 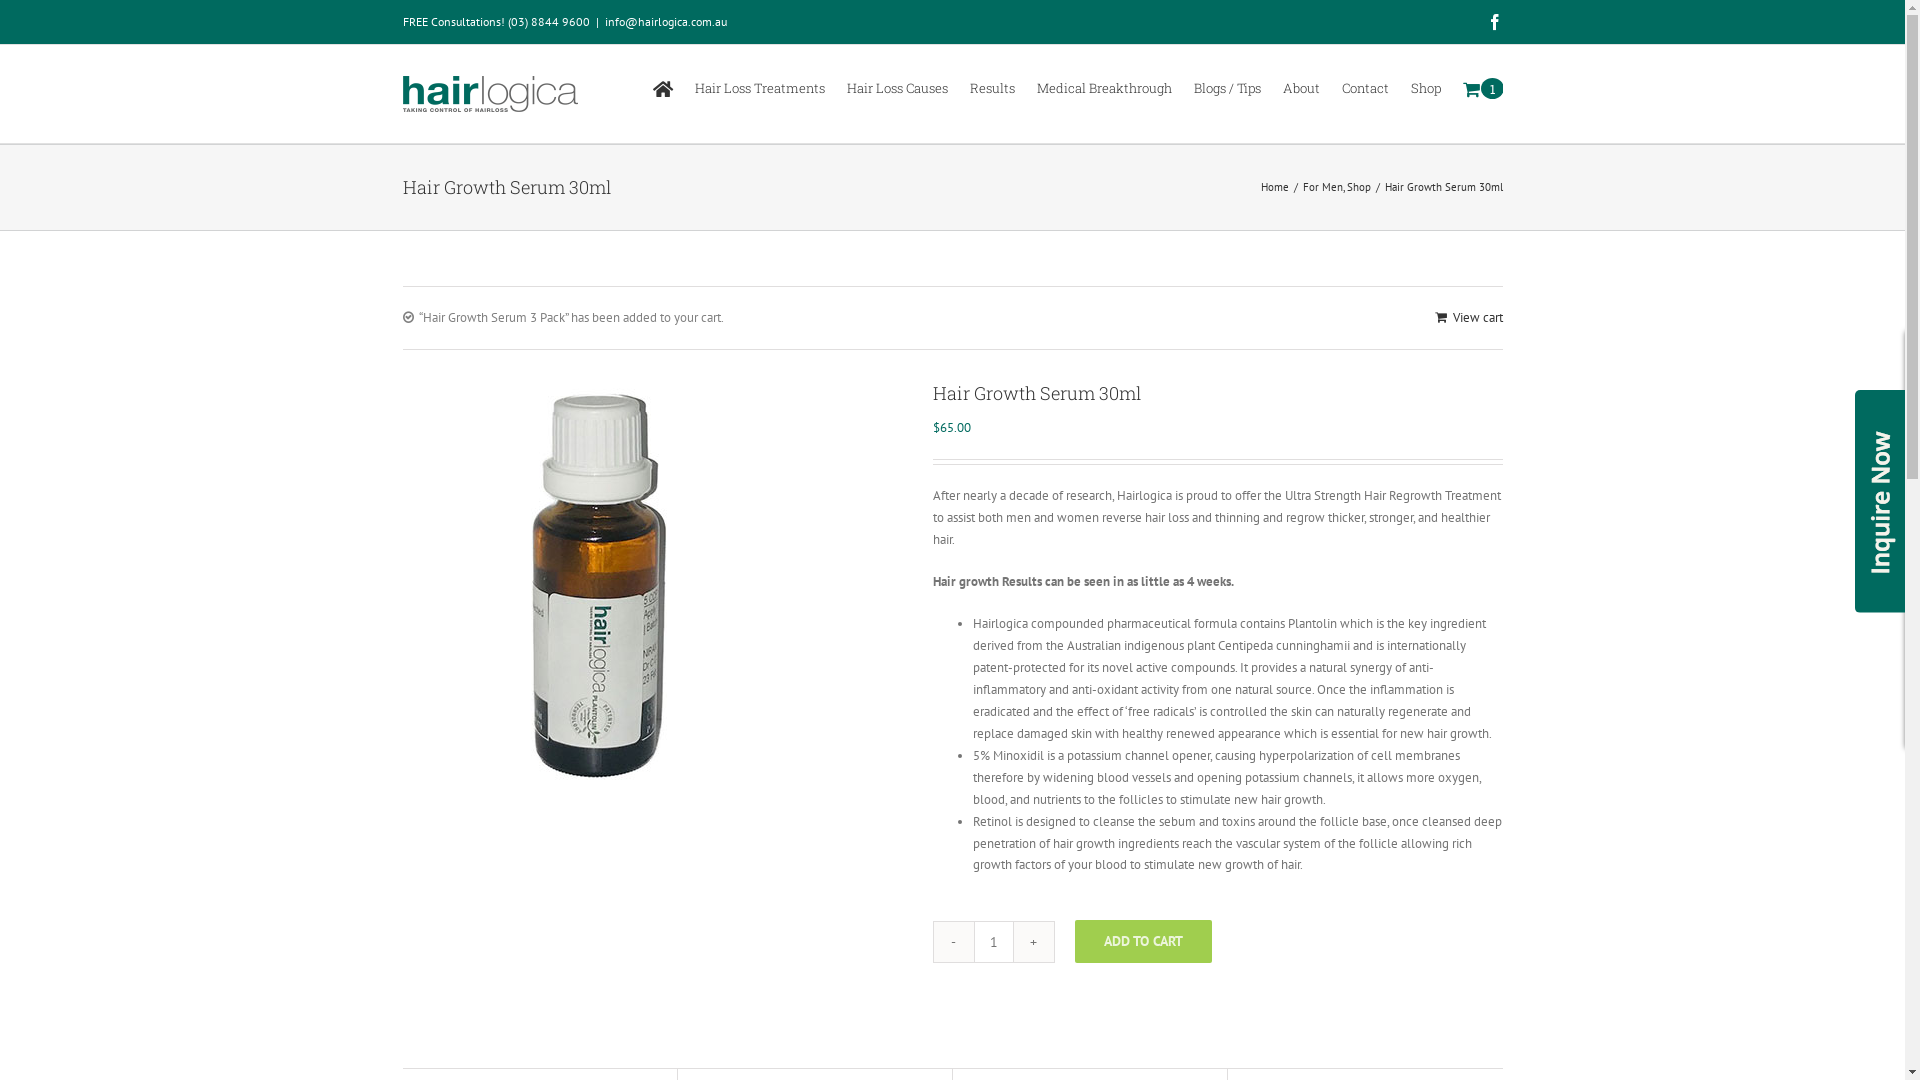 I want to click on '(03) 8844 9600', so click(x=548, y=21).